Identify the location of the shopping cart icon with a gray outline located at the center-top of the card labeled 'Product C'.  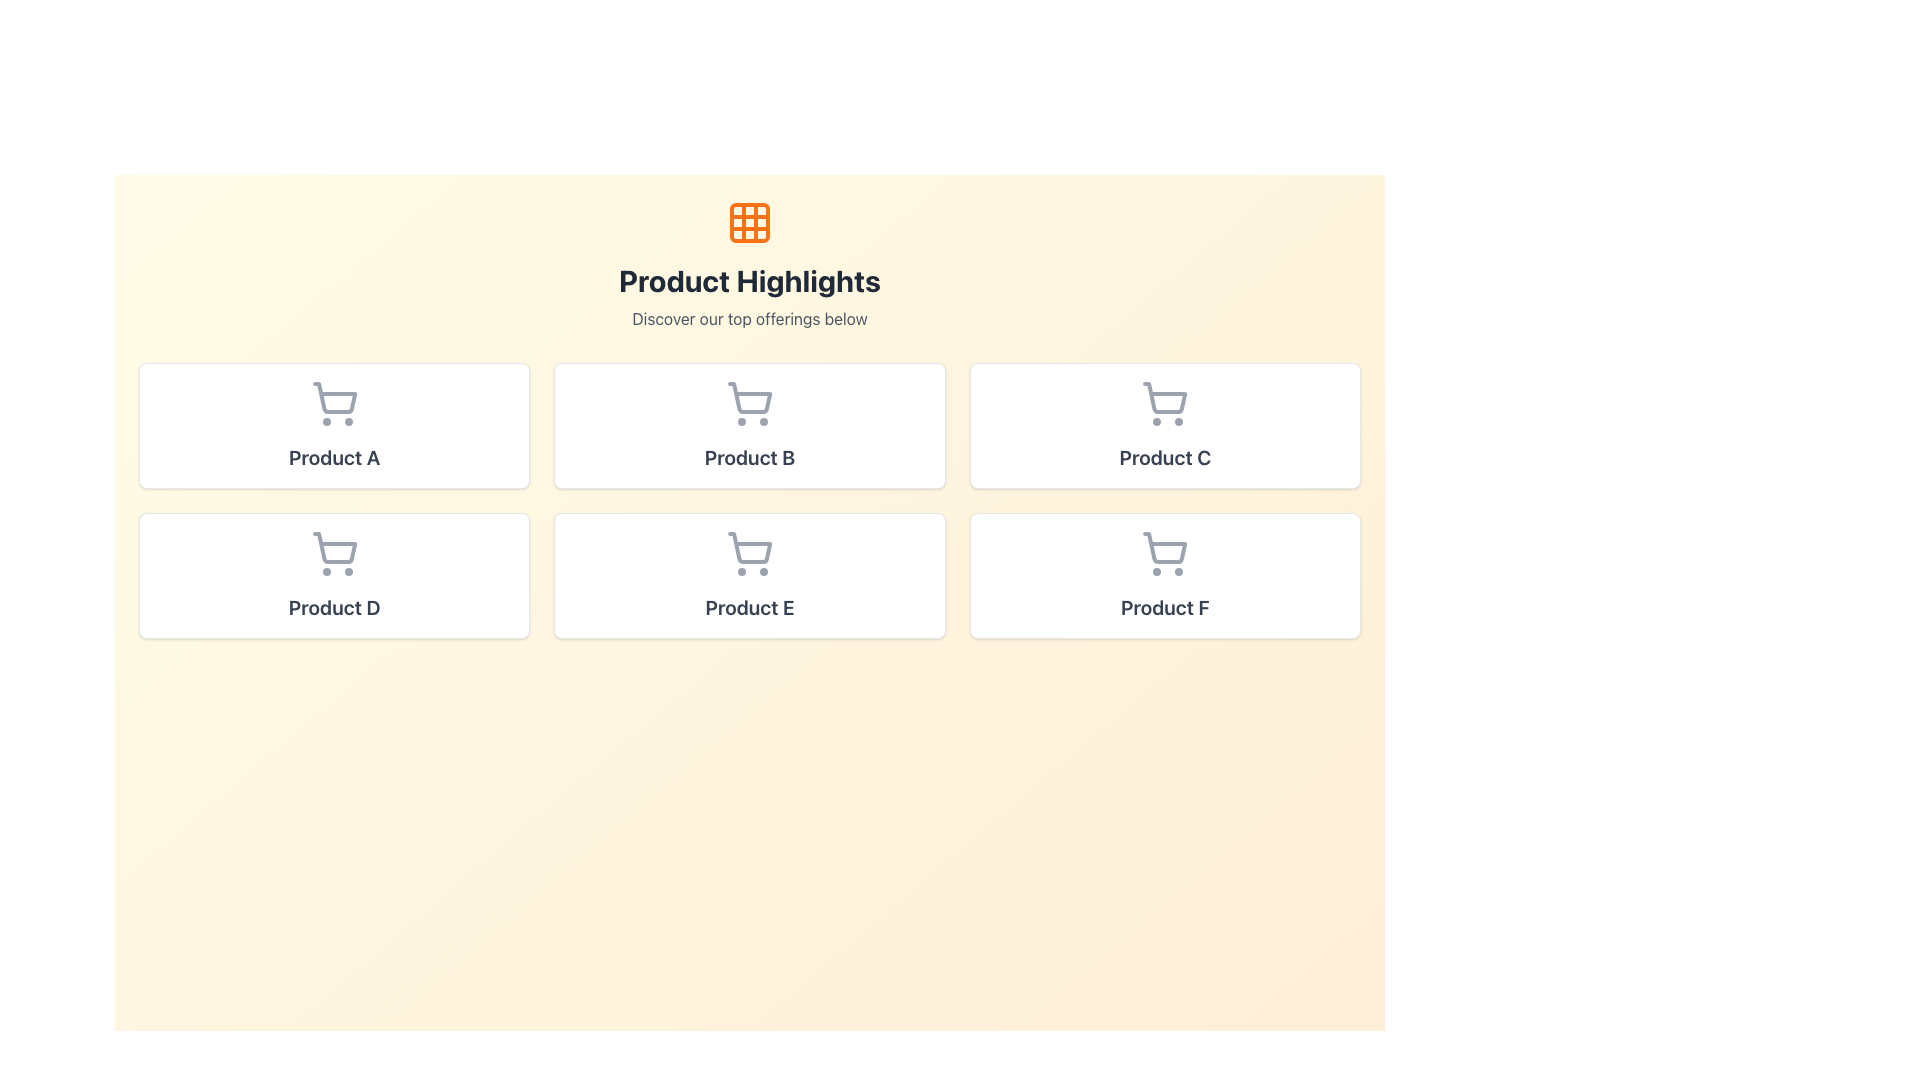
(1165, 404).